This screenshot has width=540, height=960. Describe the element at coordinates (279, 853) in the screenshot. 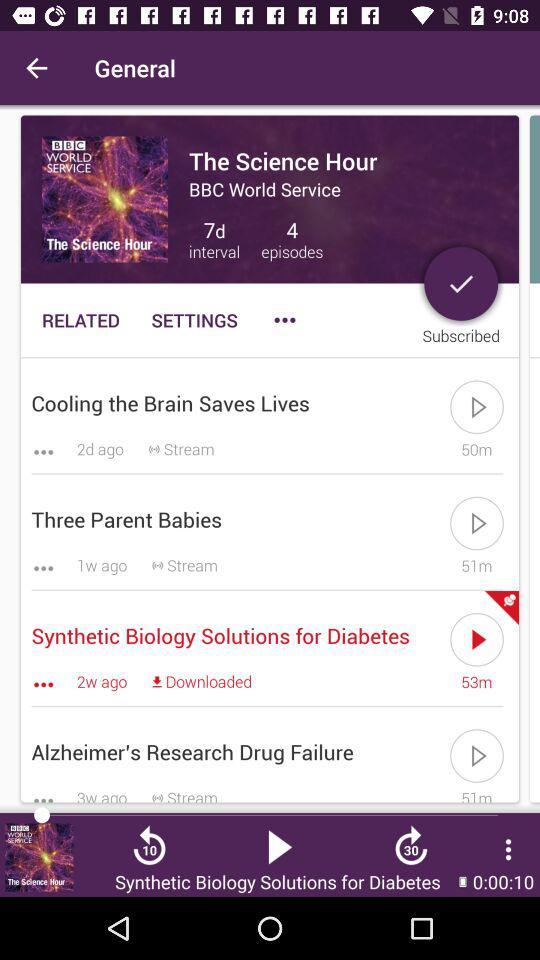

I see `the play icon` at that location.